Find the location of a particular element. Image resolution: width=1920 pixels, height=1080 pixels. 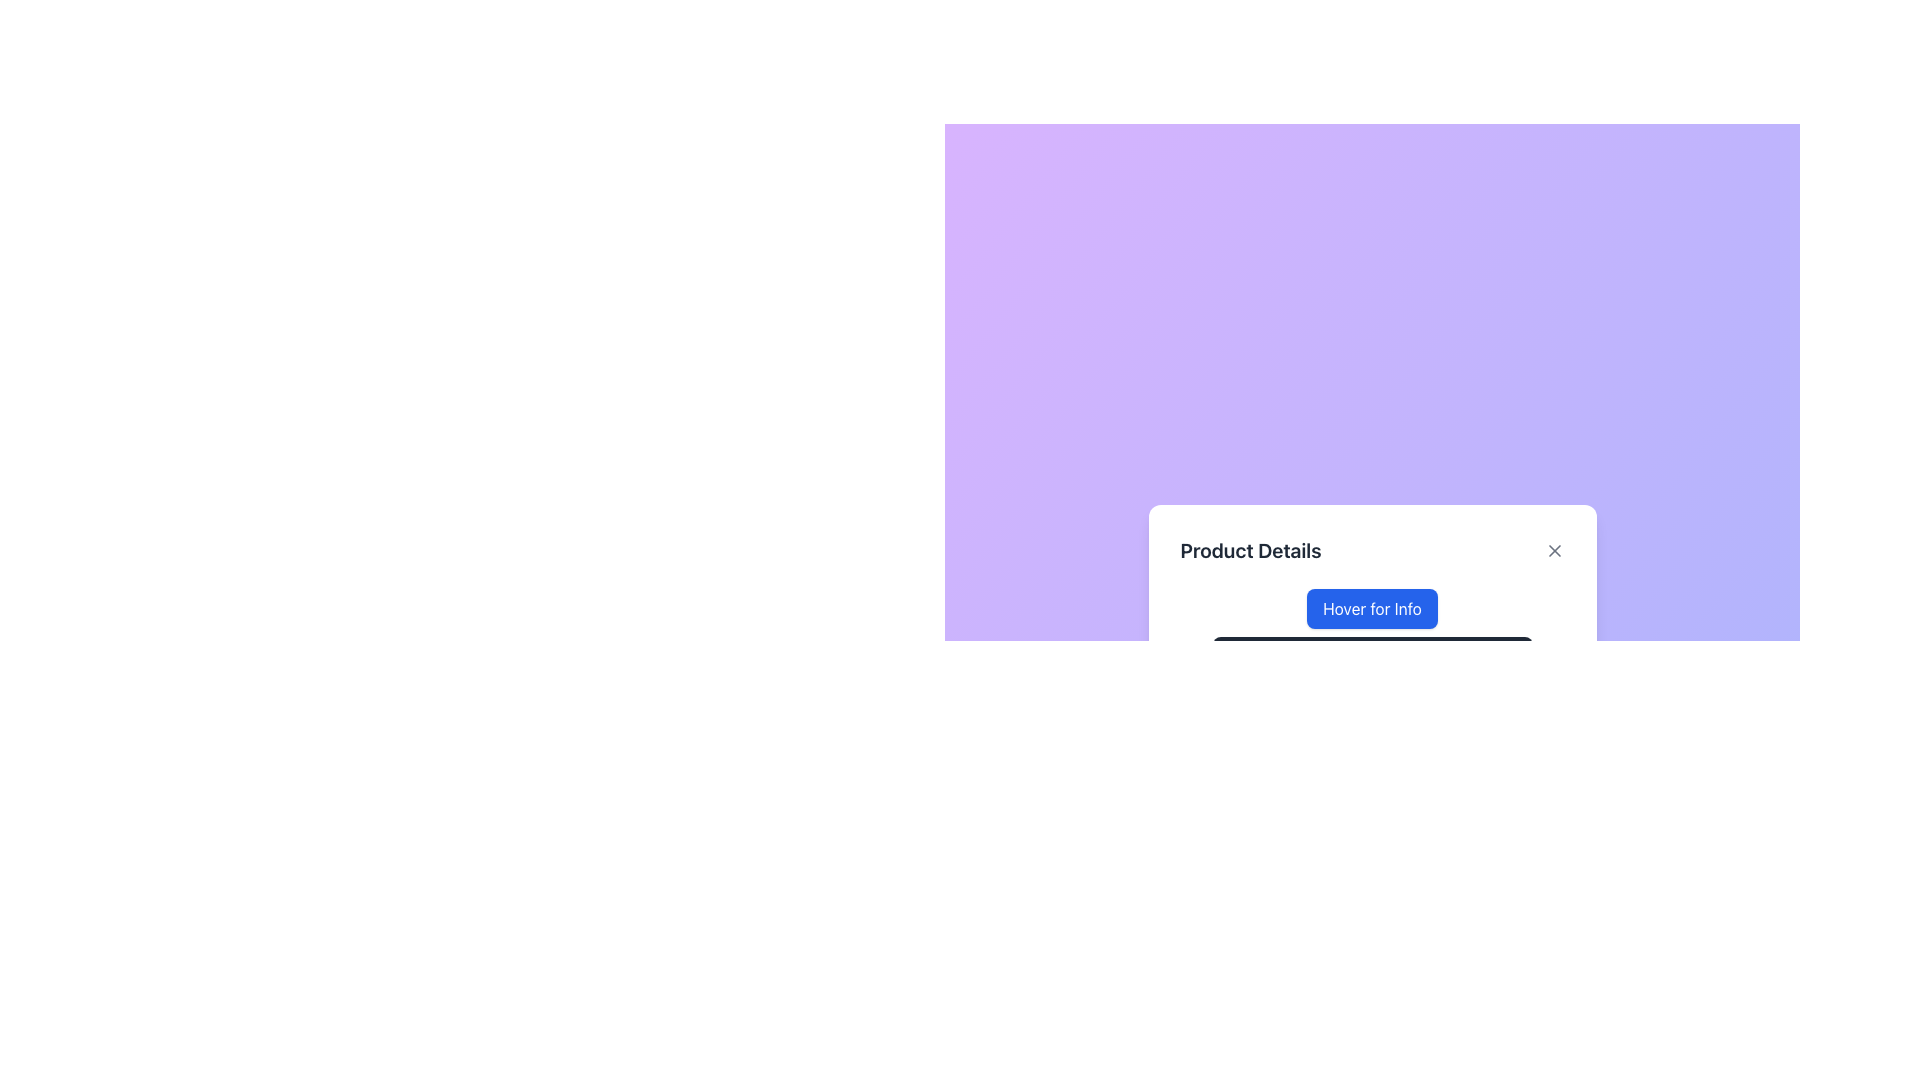

the 'Hover for Info' button, which has a blue background and white text, located within the 'Product Details' card is located at coordinates (1371, 608).